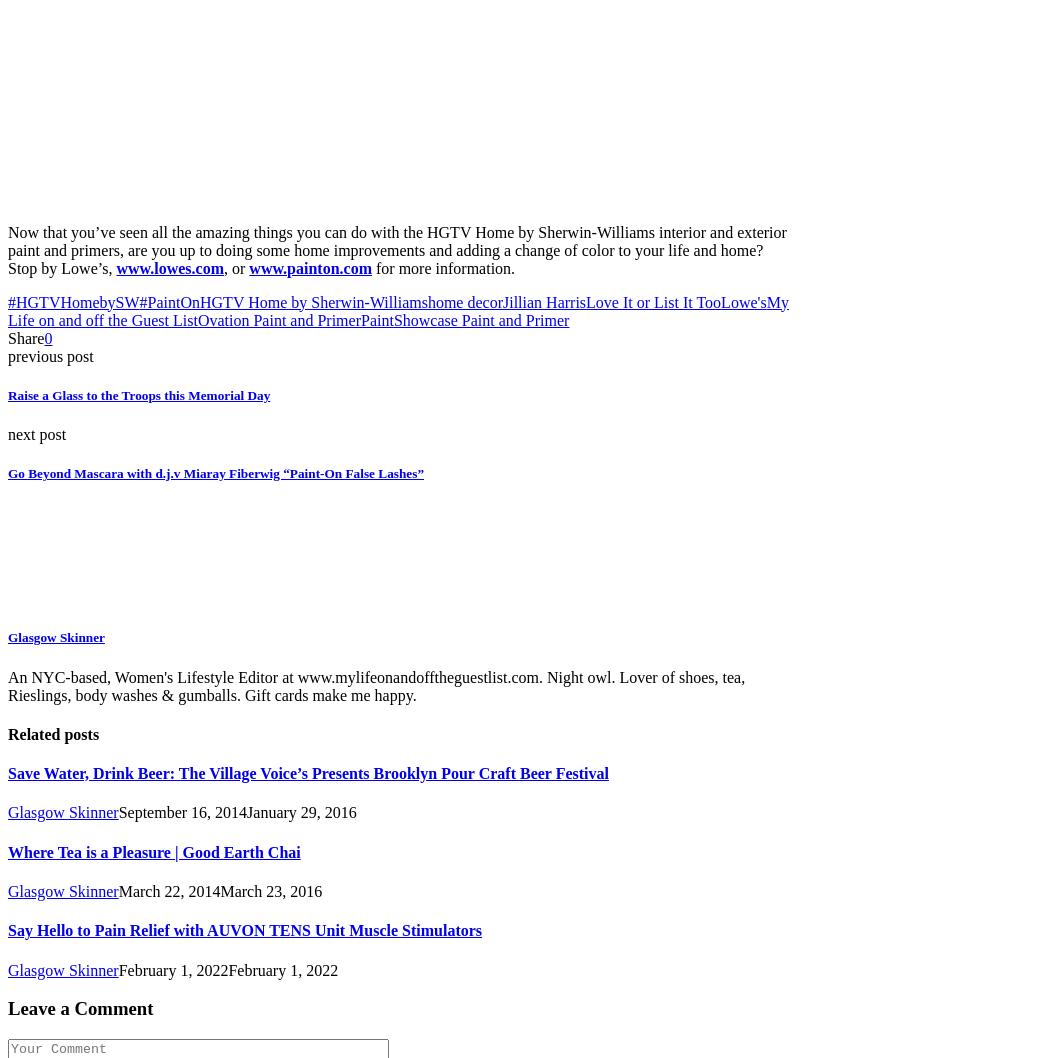 The width and height of the screenshot is (1038, 1058). I want to click on 'Raise a Glass to the Troops this Memorial Day', so click(137, 394).